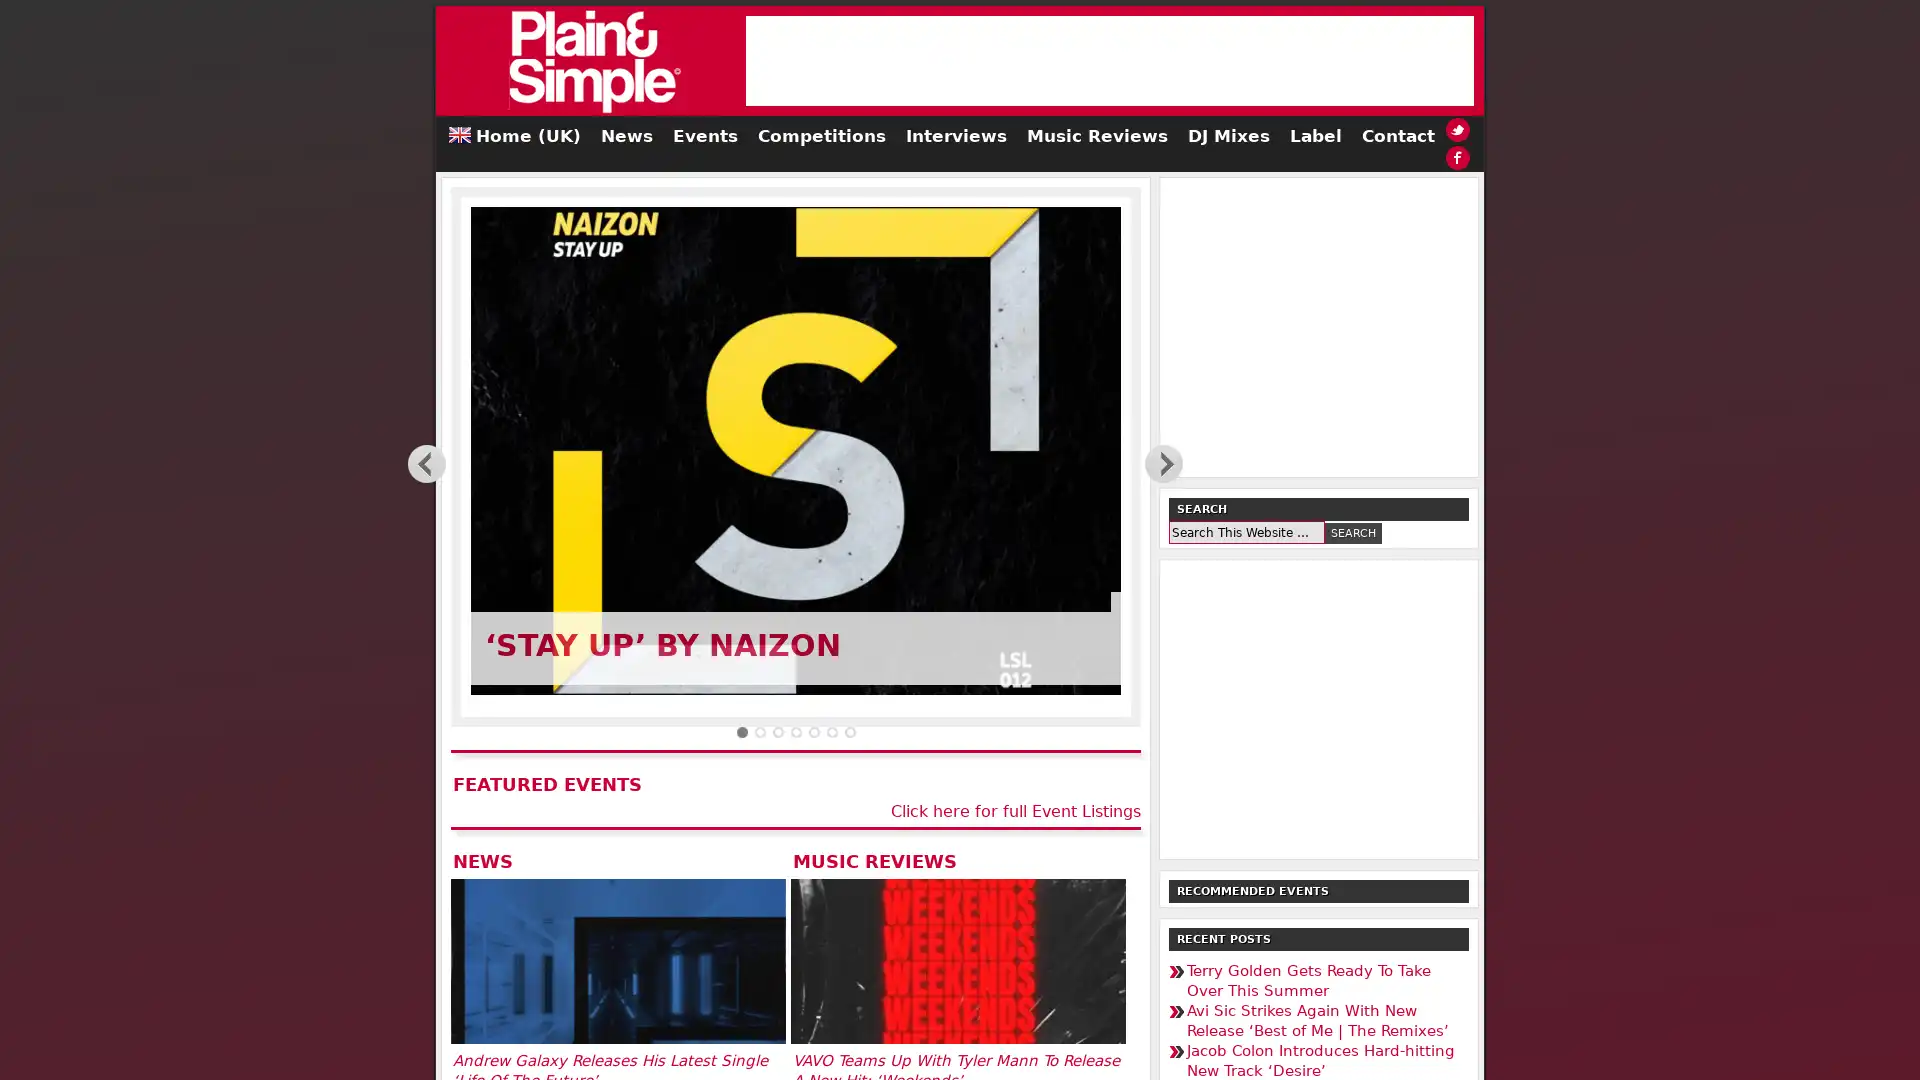 This screenshot has height=1080, width=1920. I want to click on Search, so click(1353, 531).